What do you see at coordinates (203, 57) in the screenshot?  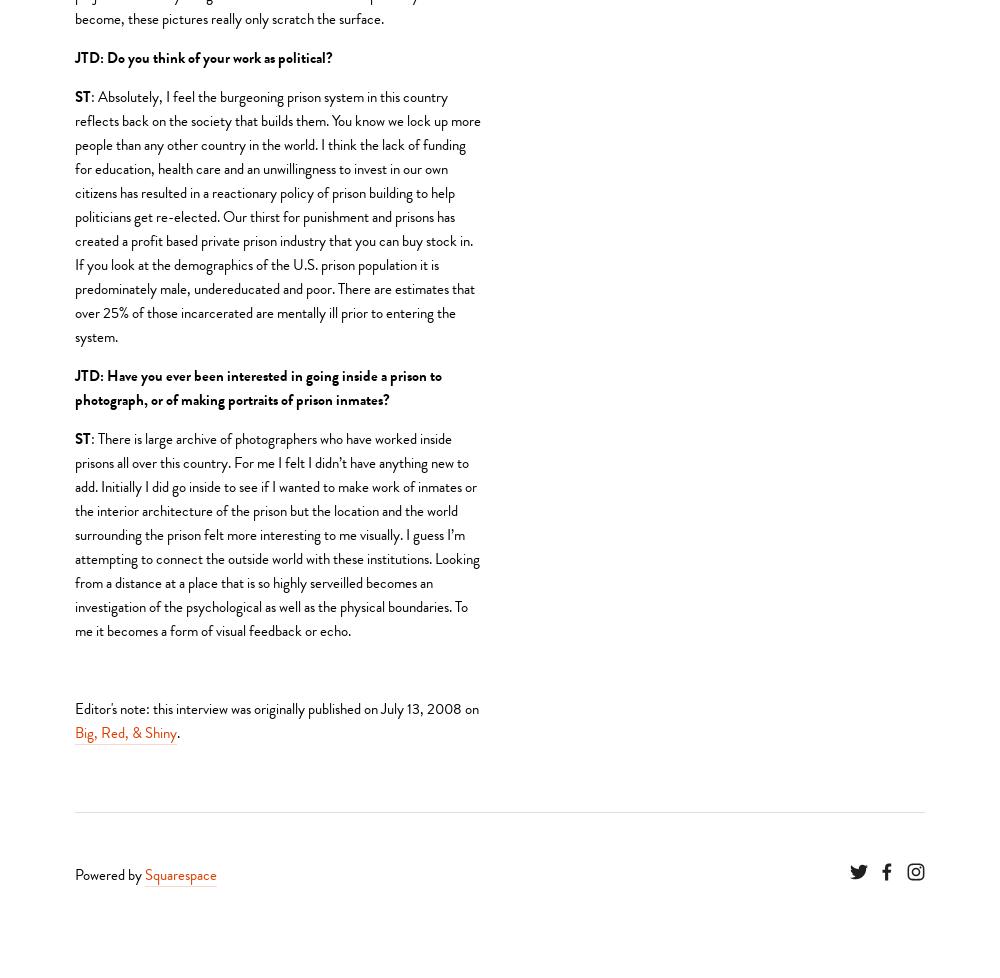 I see `'JTD: Do you think of your work as political?'` at bounding box center [203, 57].